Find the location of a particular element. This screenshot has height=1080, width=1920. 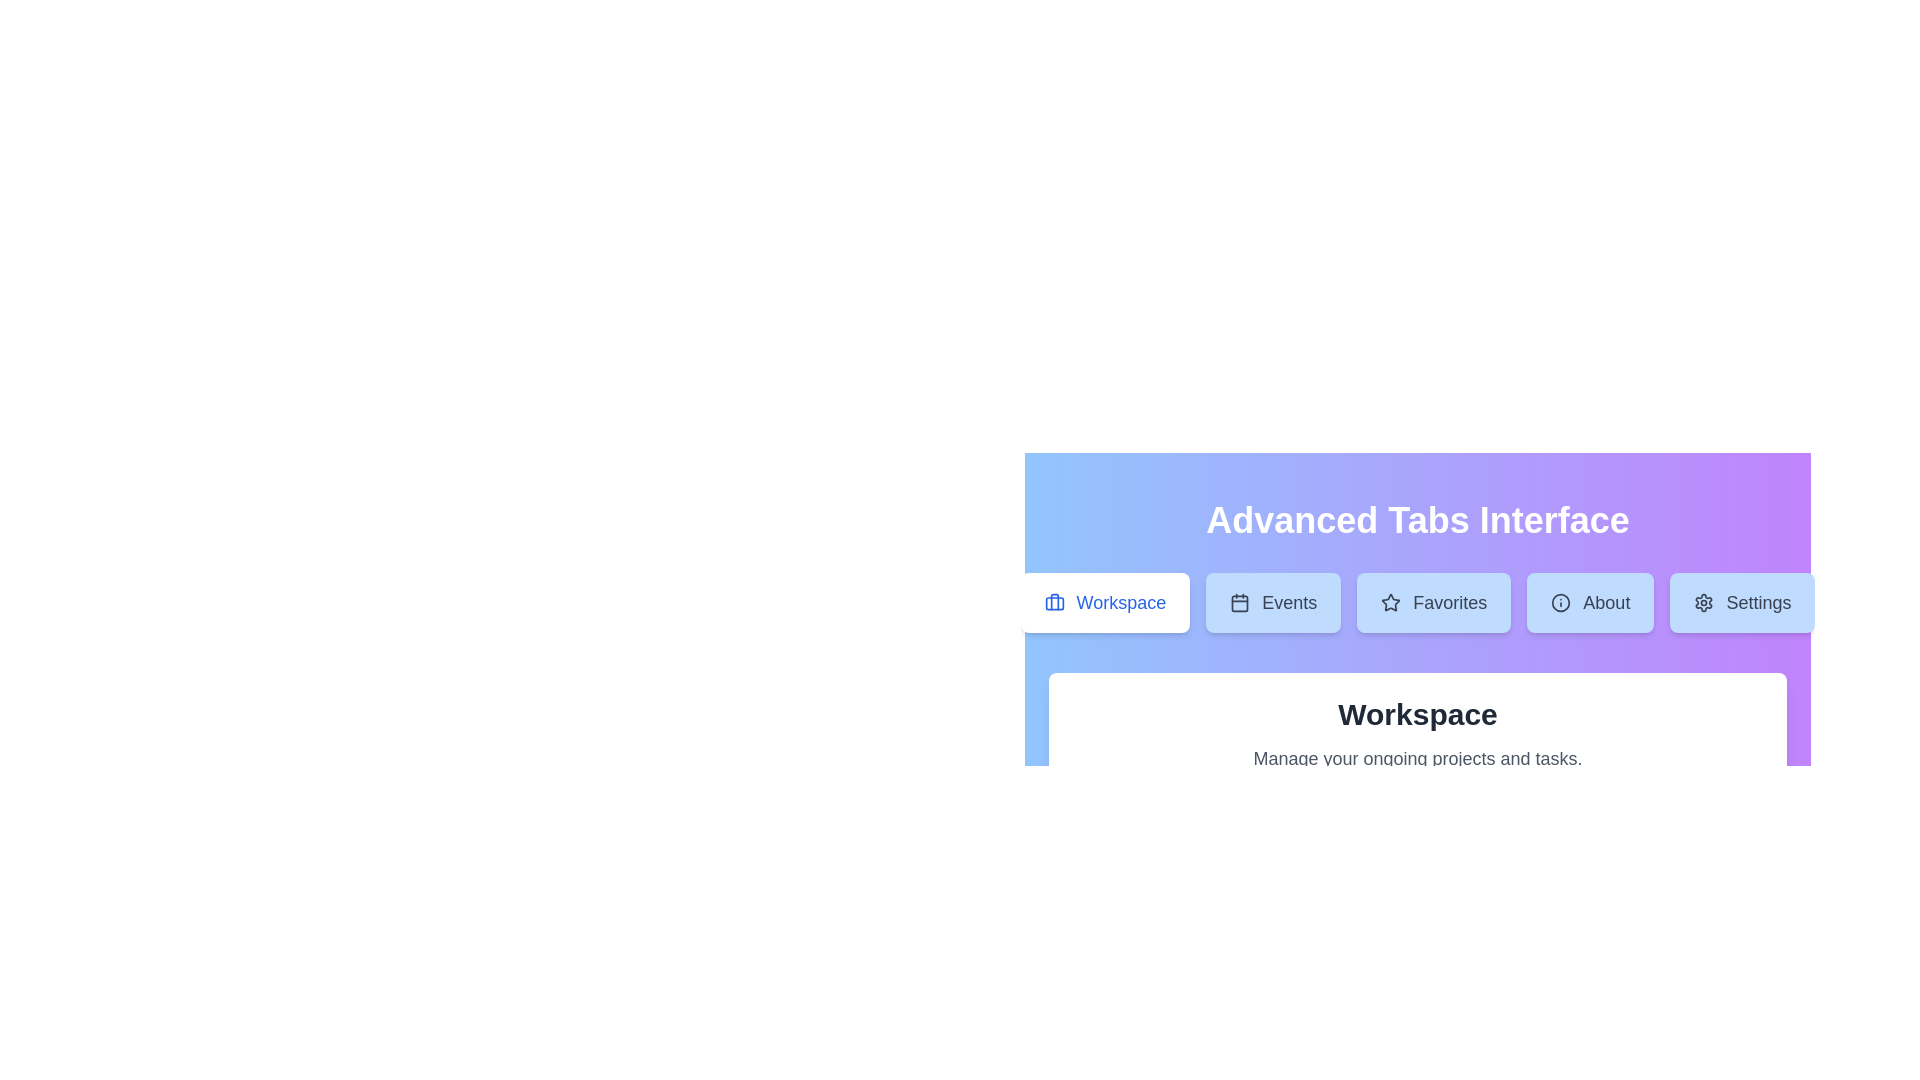

the outlined star icon located in the 'Favorites' tab, which is the third item in the horizontal list of tabs at the top of the interface, to interact with it is located at coordinates (1390, 601).